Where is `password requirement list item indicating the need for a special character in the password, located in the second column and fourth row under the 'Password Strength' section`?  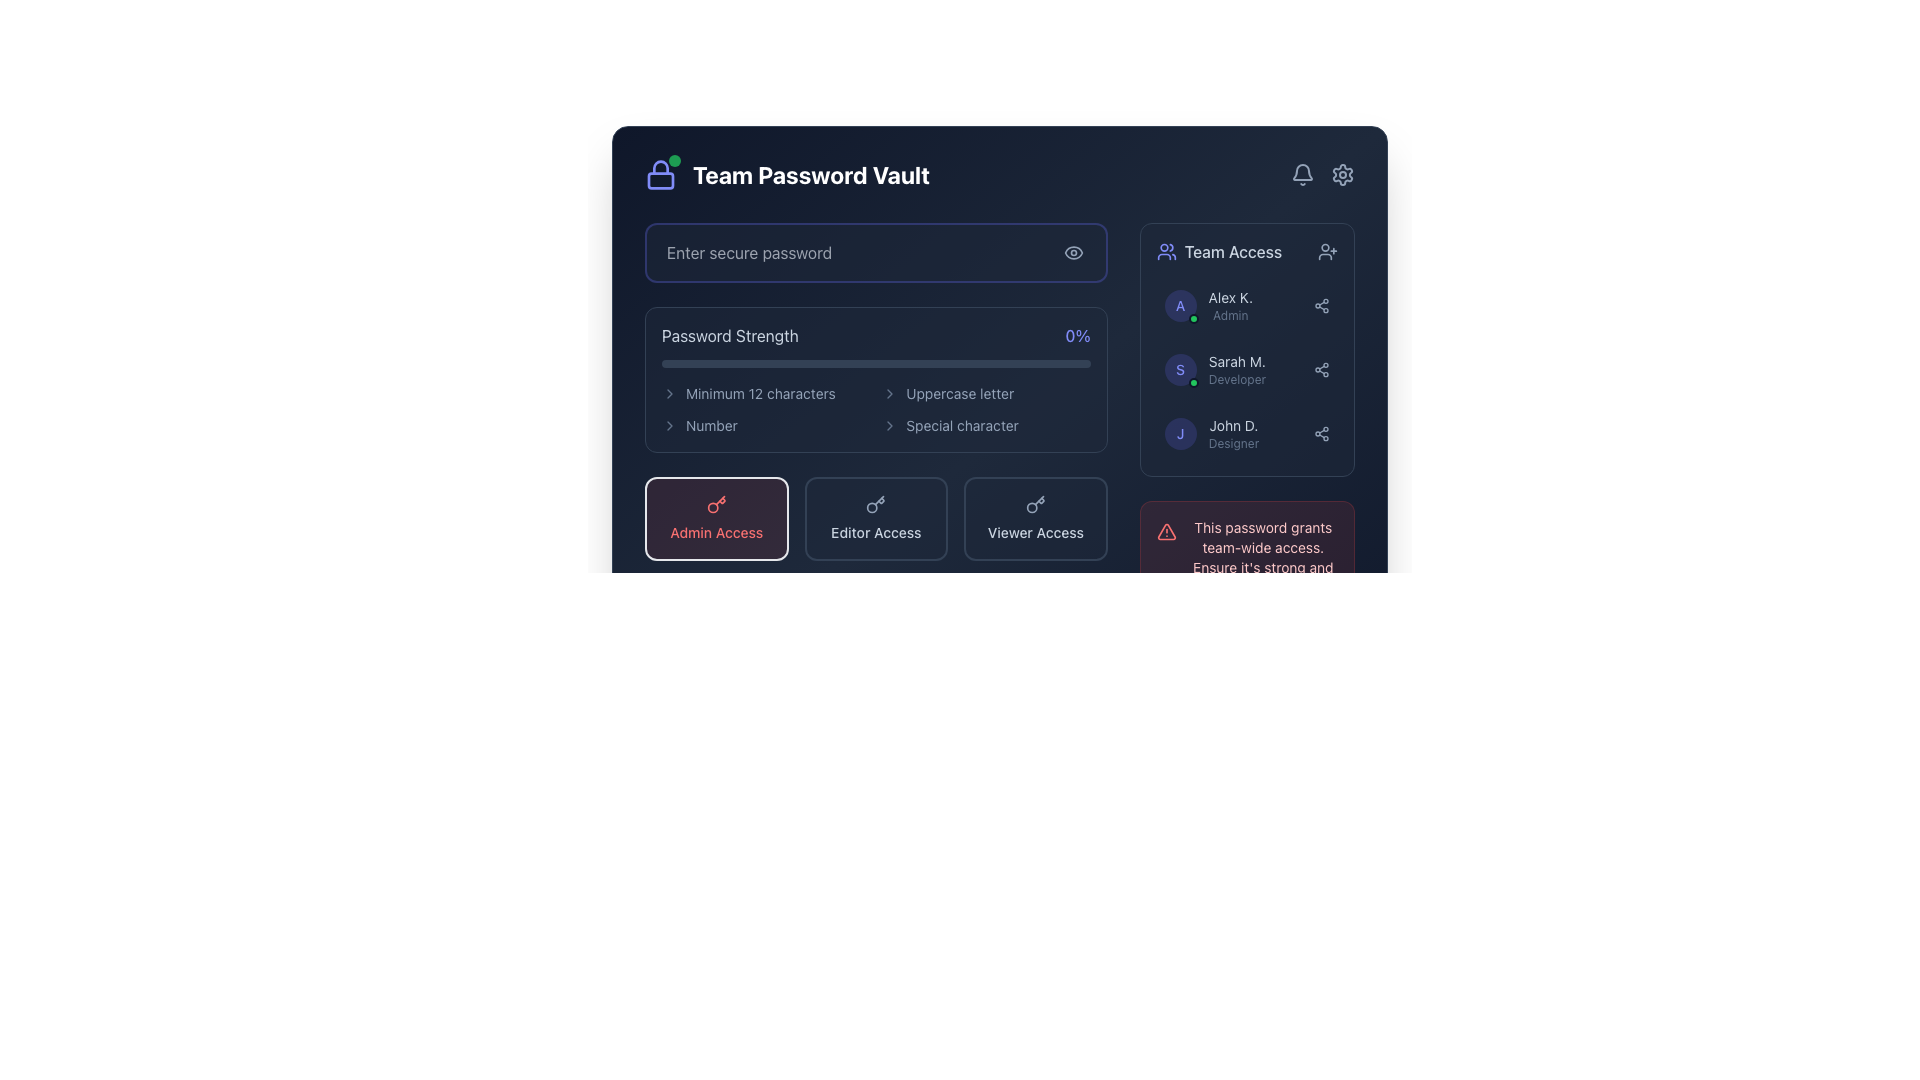 password requirement list item indicating the need for a special character in the password, located in the second column and fourth row under the 'Password Strength' section is located at coordinates (986, 424).